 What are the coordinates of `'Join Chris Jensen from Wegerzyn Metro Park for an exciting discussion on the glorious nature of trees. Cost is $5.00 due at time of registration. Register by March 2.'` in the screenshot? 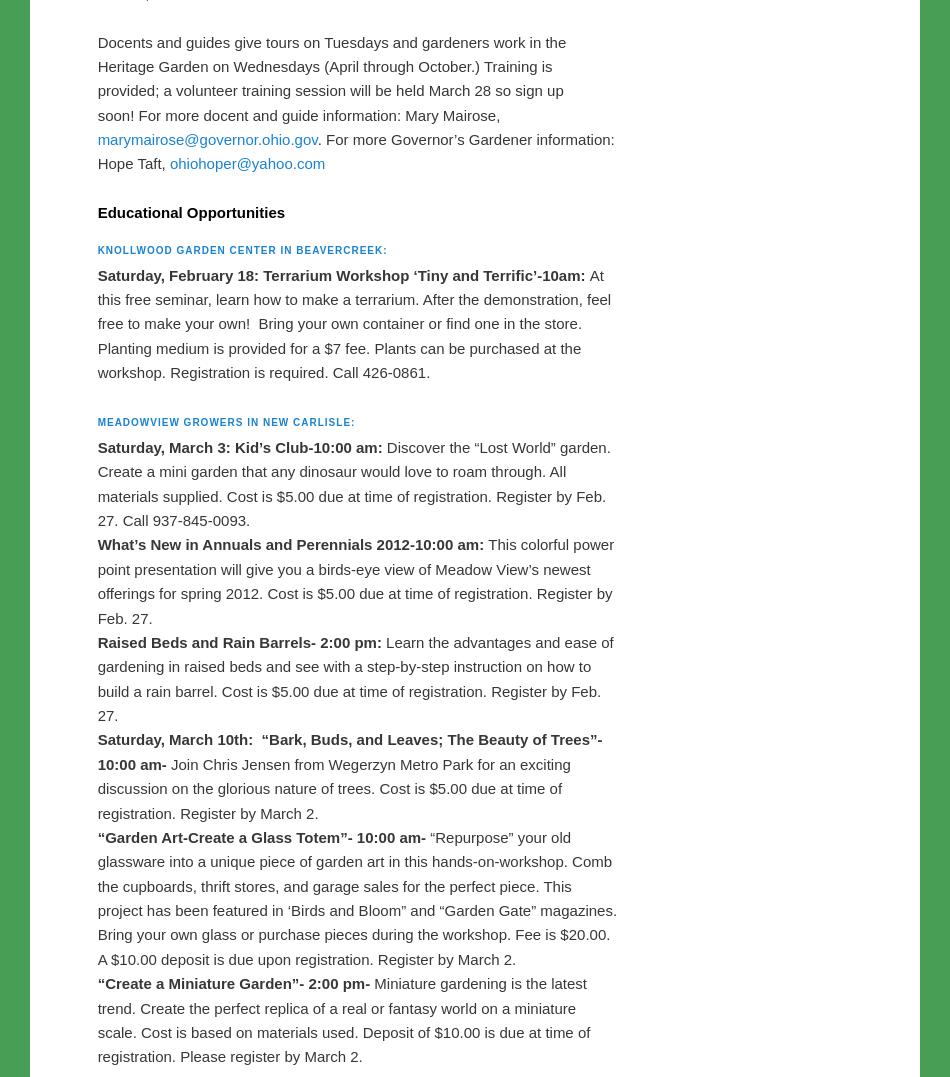 It's located at (332, 836).